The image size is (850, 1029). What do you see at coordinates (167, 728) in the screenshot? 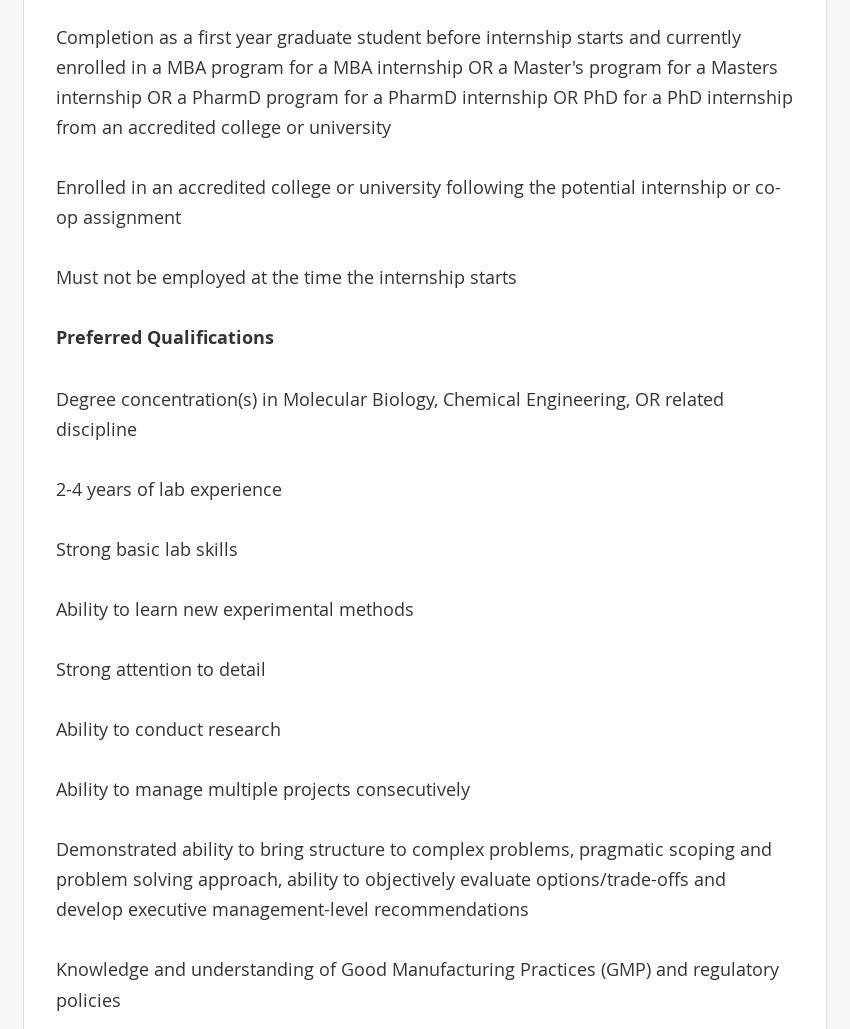
I see `'Ability to conduct research'` at bounding box center [167, 728].